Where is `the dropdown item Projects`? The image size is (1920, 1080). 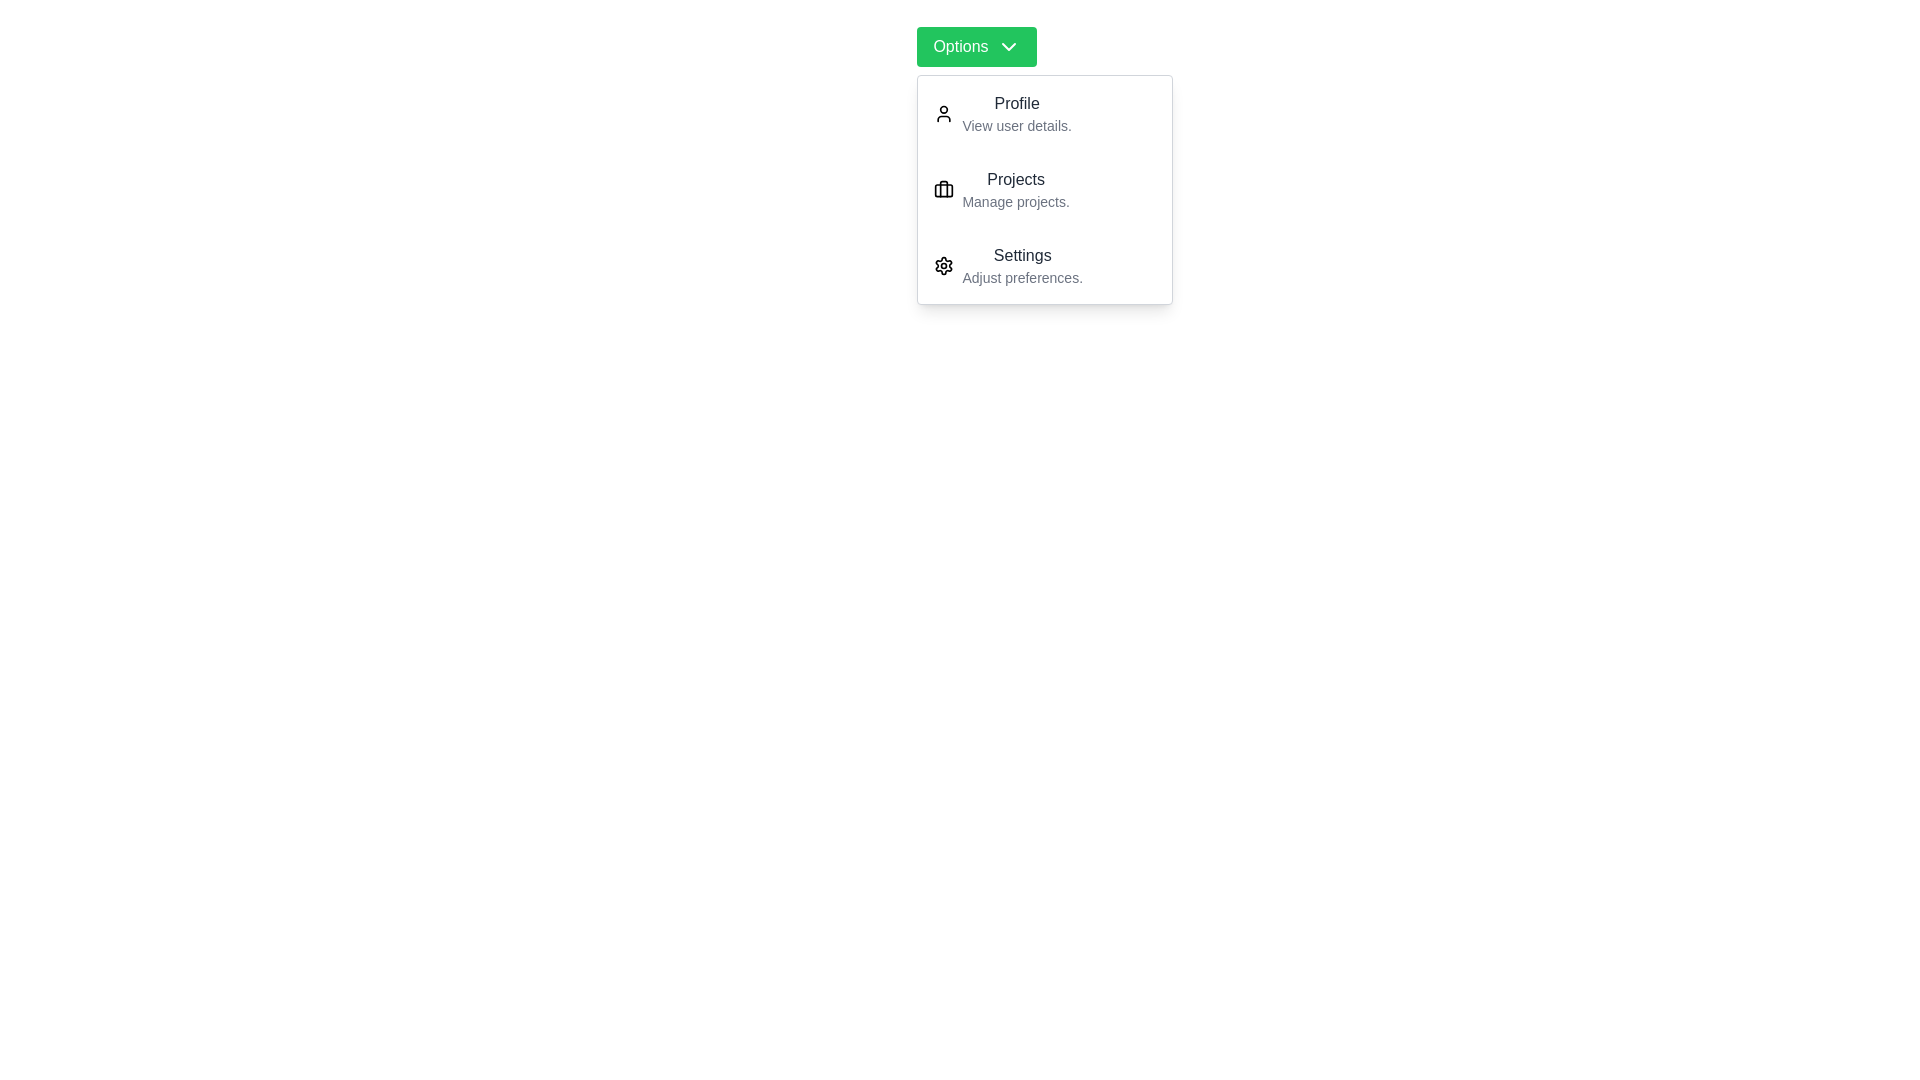 the dropdown item Projects is located at coordinates (1044, 189).